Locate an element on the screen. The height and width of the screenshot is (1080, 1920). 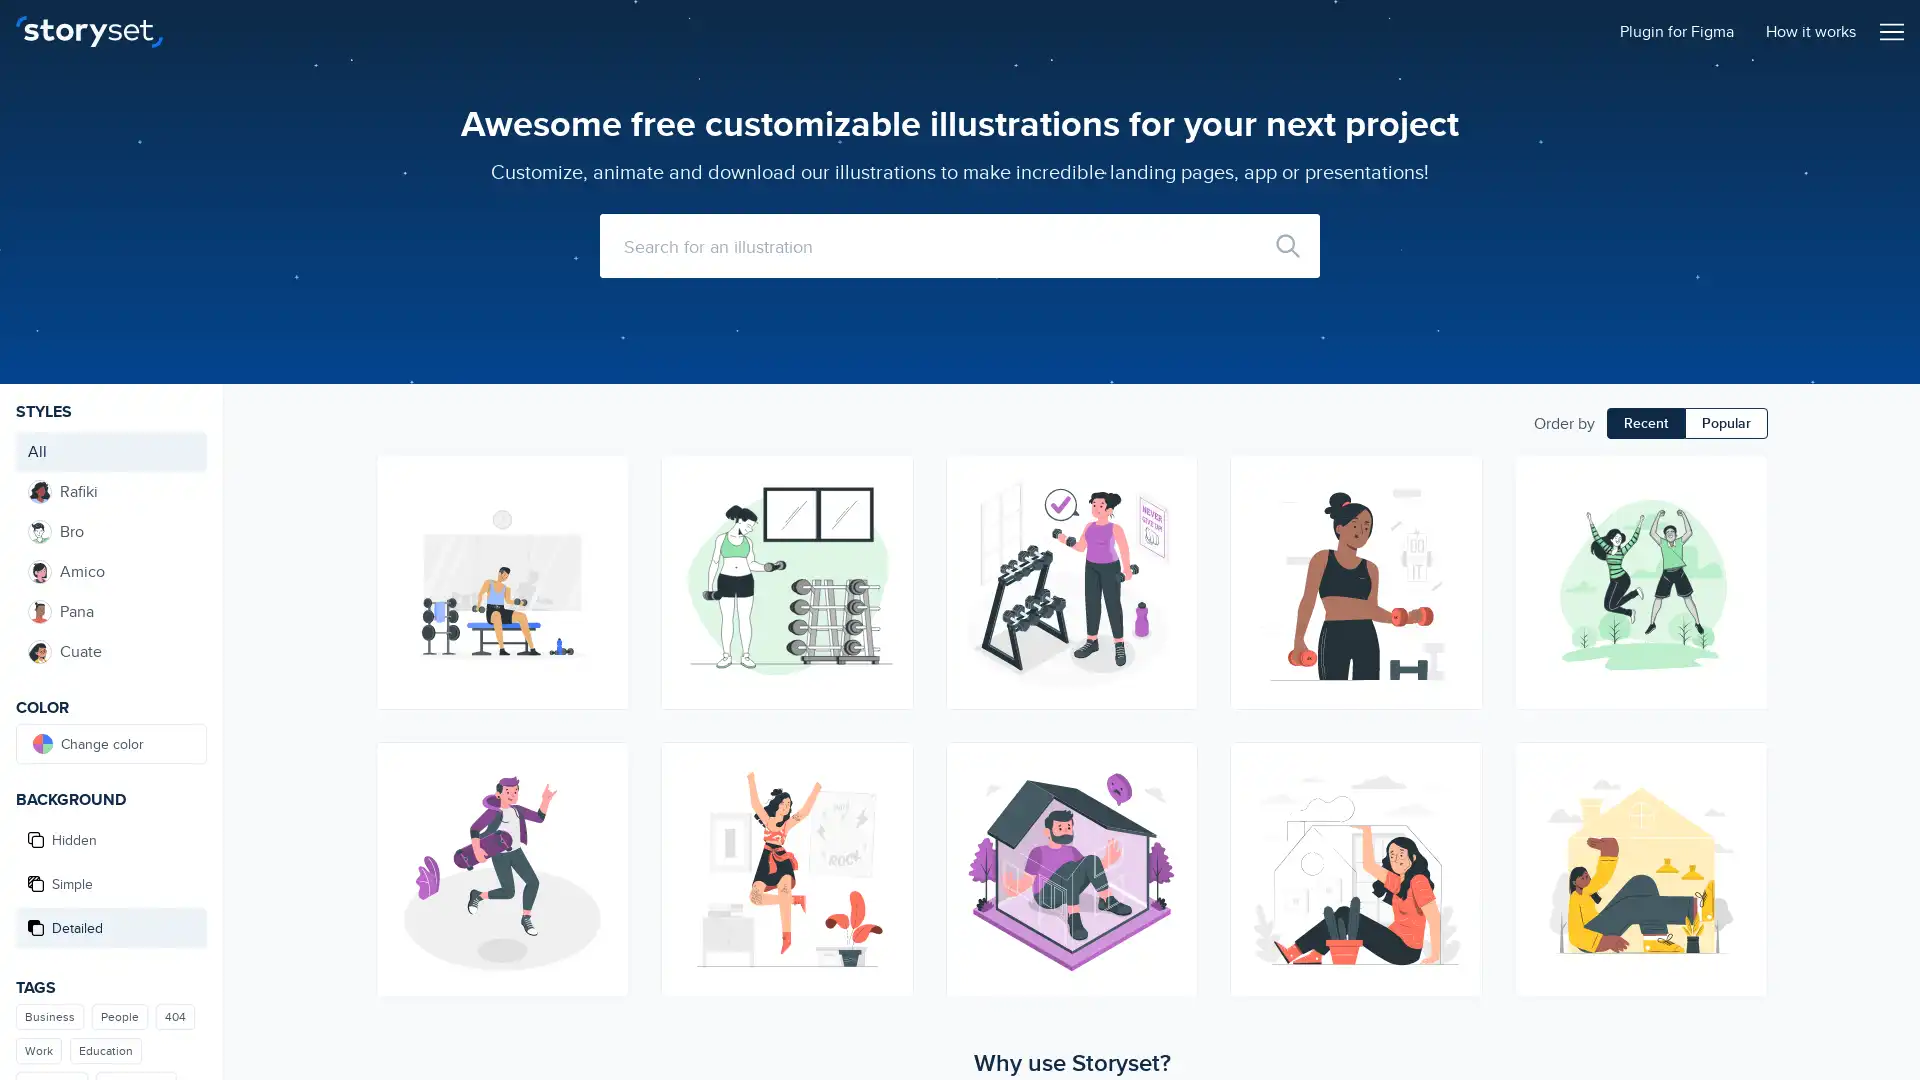
Hidden is located at coordinates (110, 840).